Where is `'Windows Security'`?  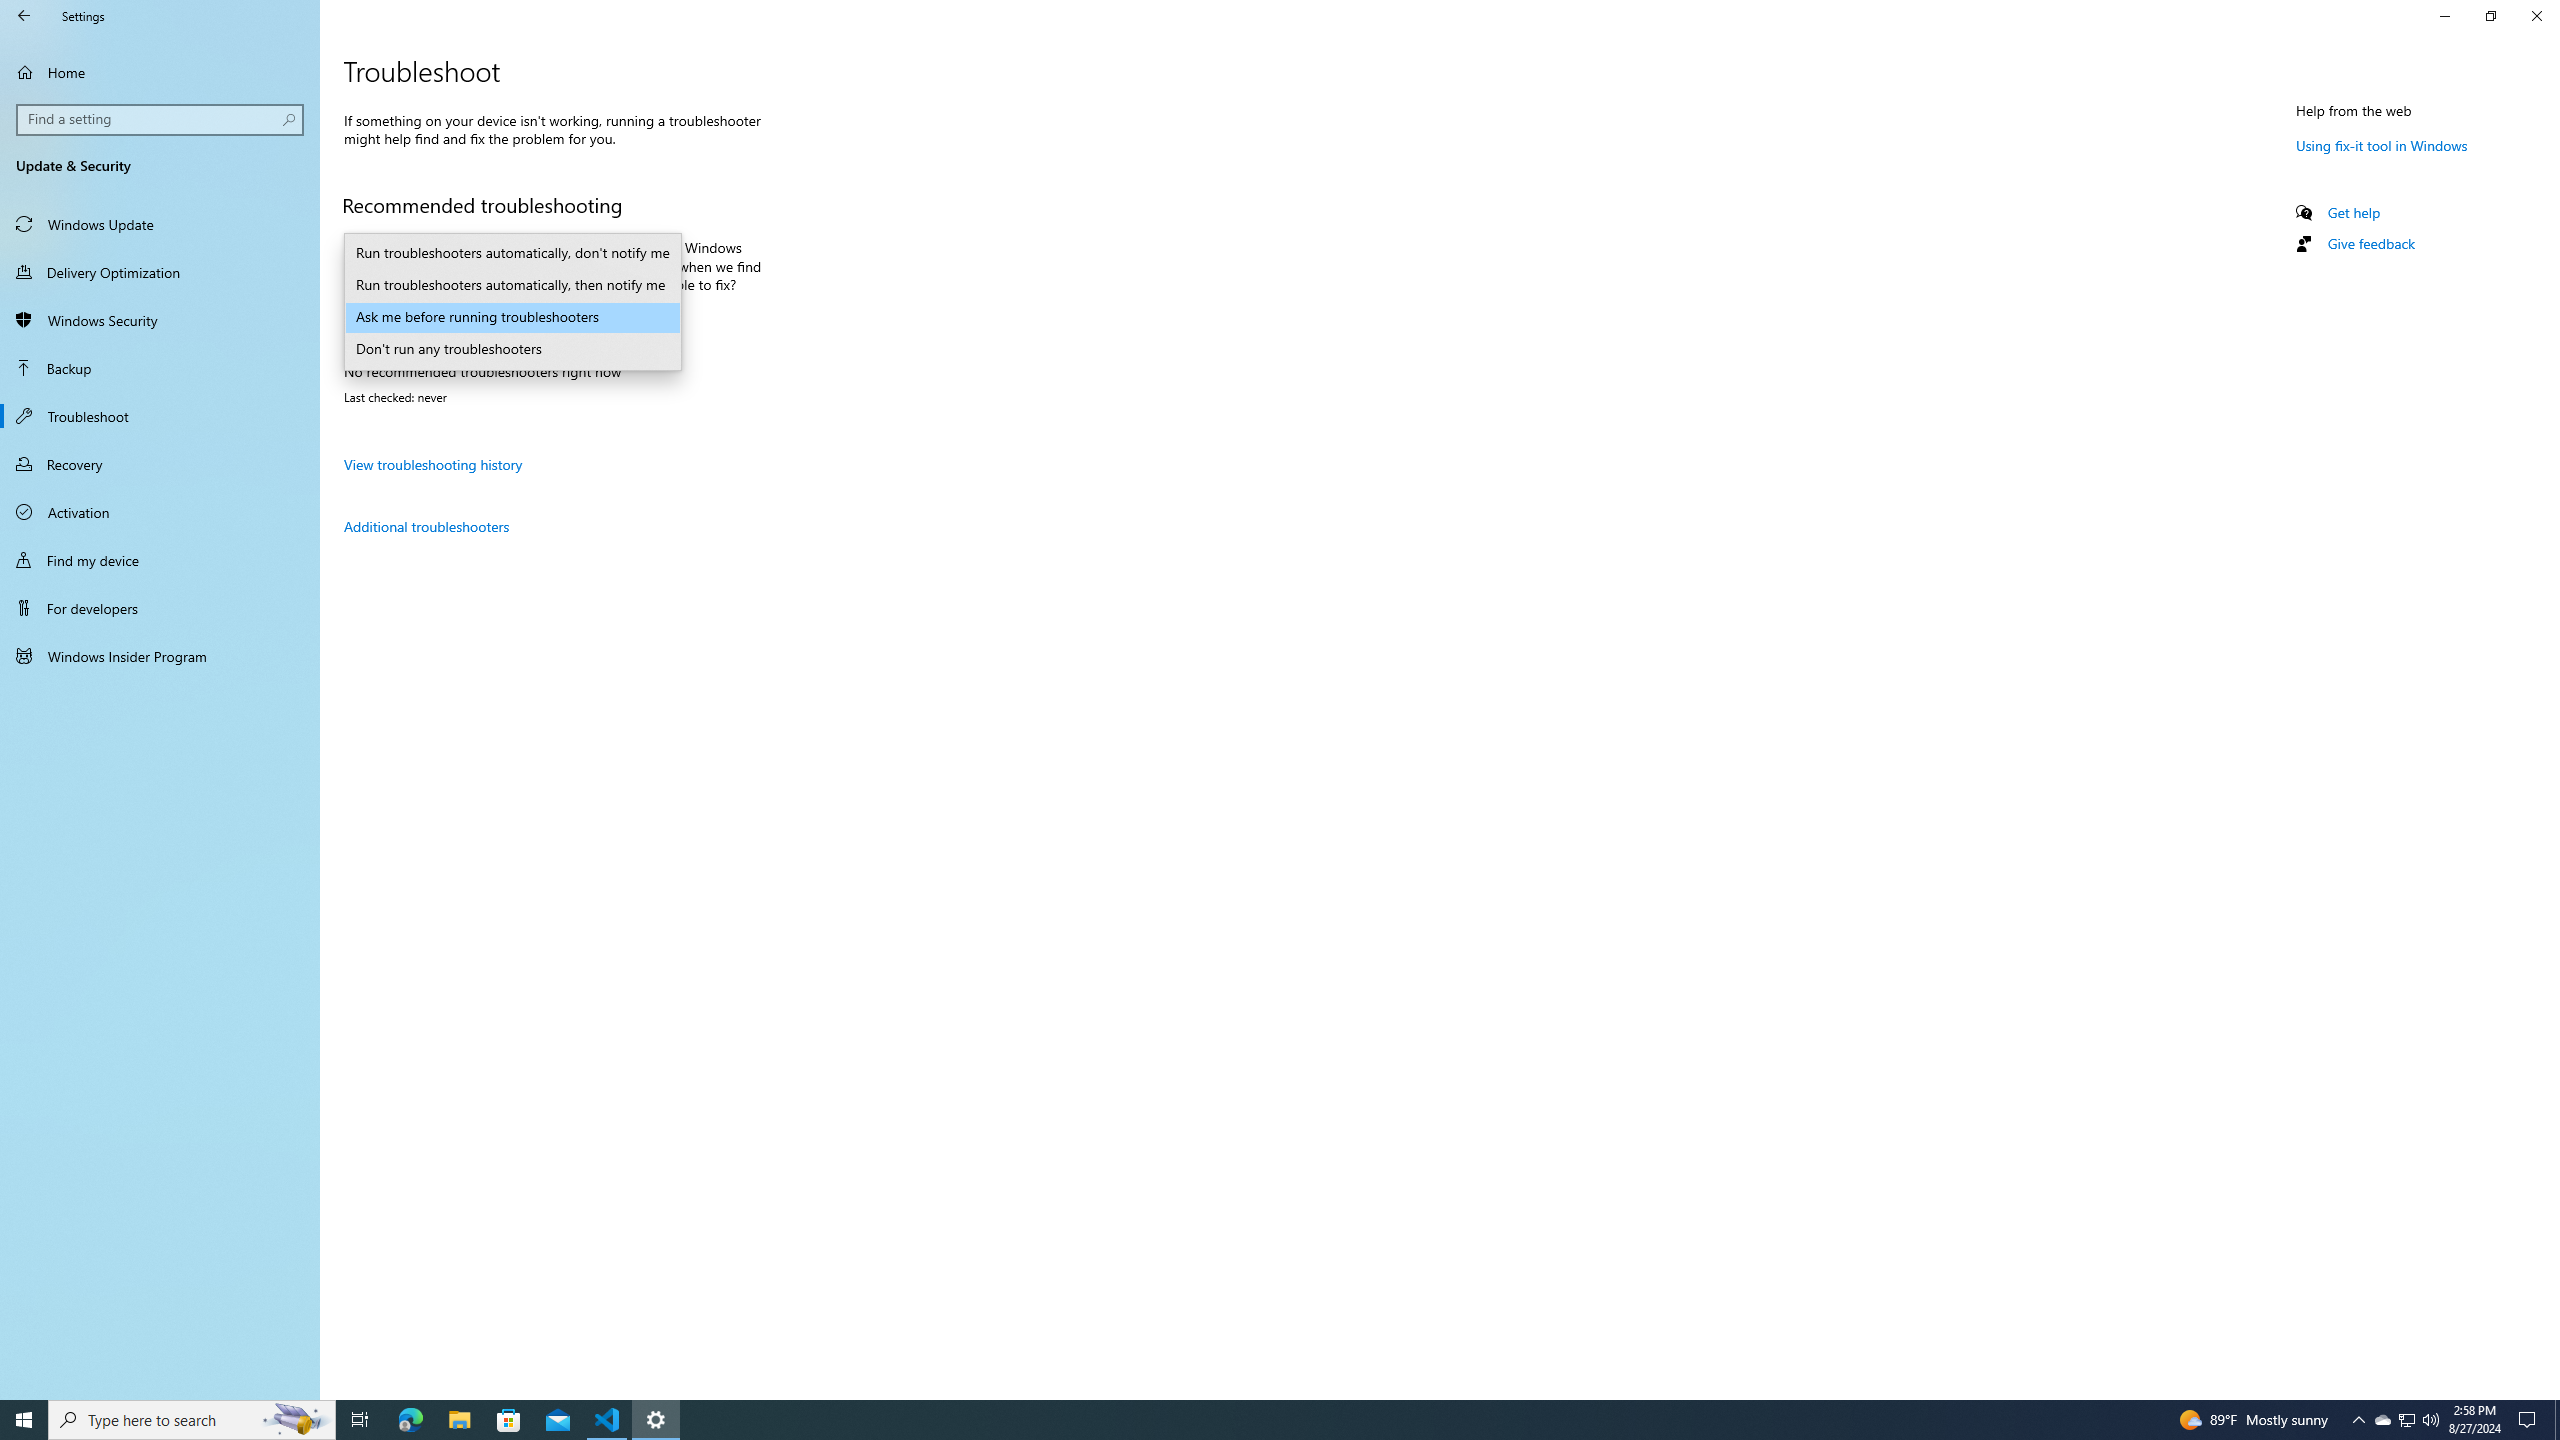 'Windows Security' is located at coordinates (159, 319).